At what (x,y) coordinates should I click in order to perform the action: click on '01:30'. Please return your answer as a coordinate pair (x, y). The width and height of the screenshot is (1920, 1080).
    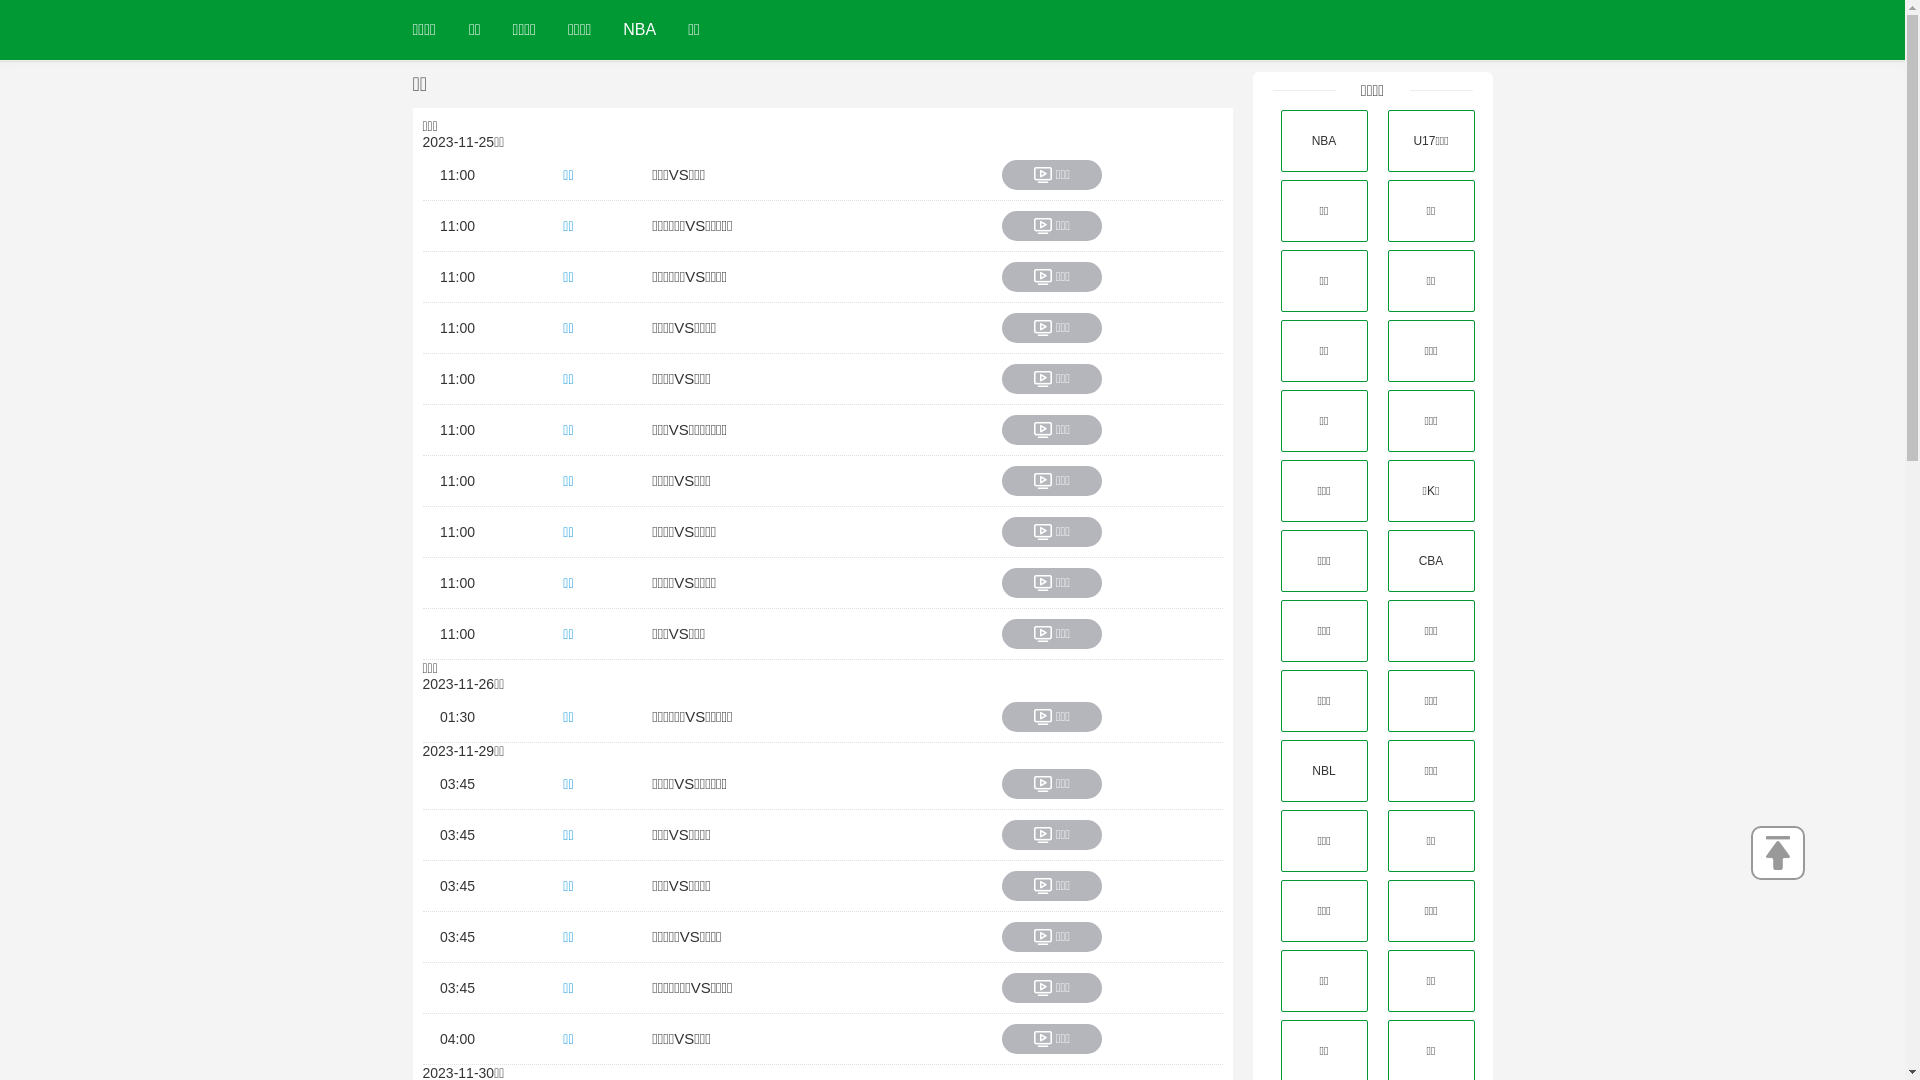
    Looking at the image, I should click on (456, 716).